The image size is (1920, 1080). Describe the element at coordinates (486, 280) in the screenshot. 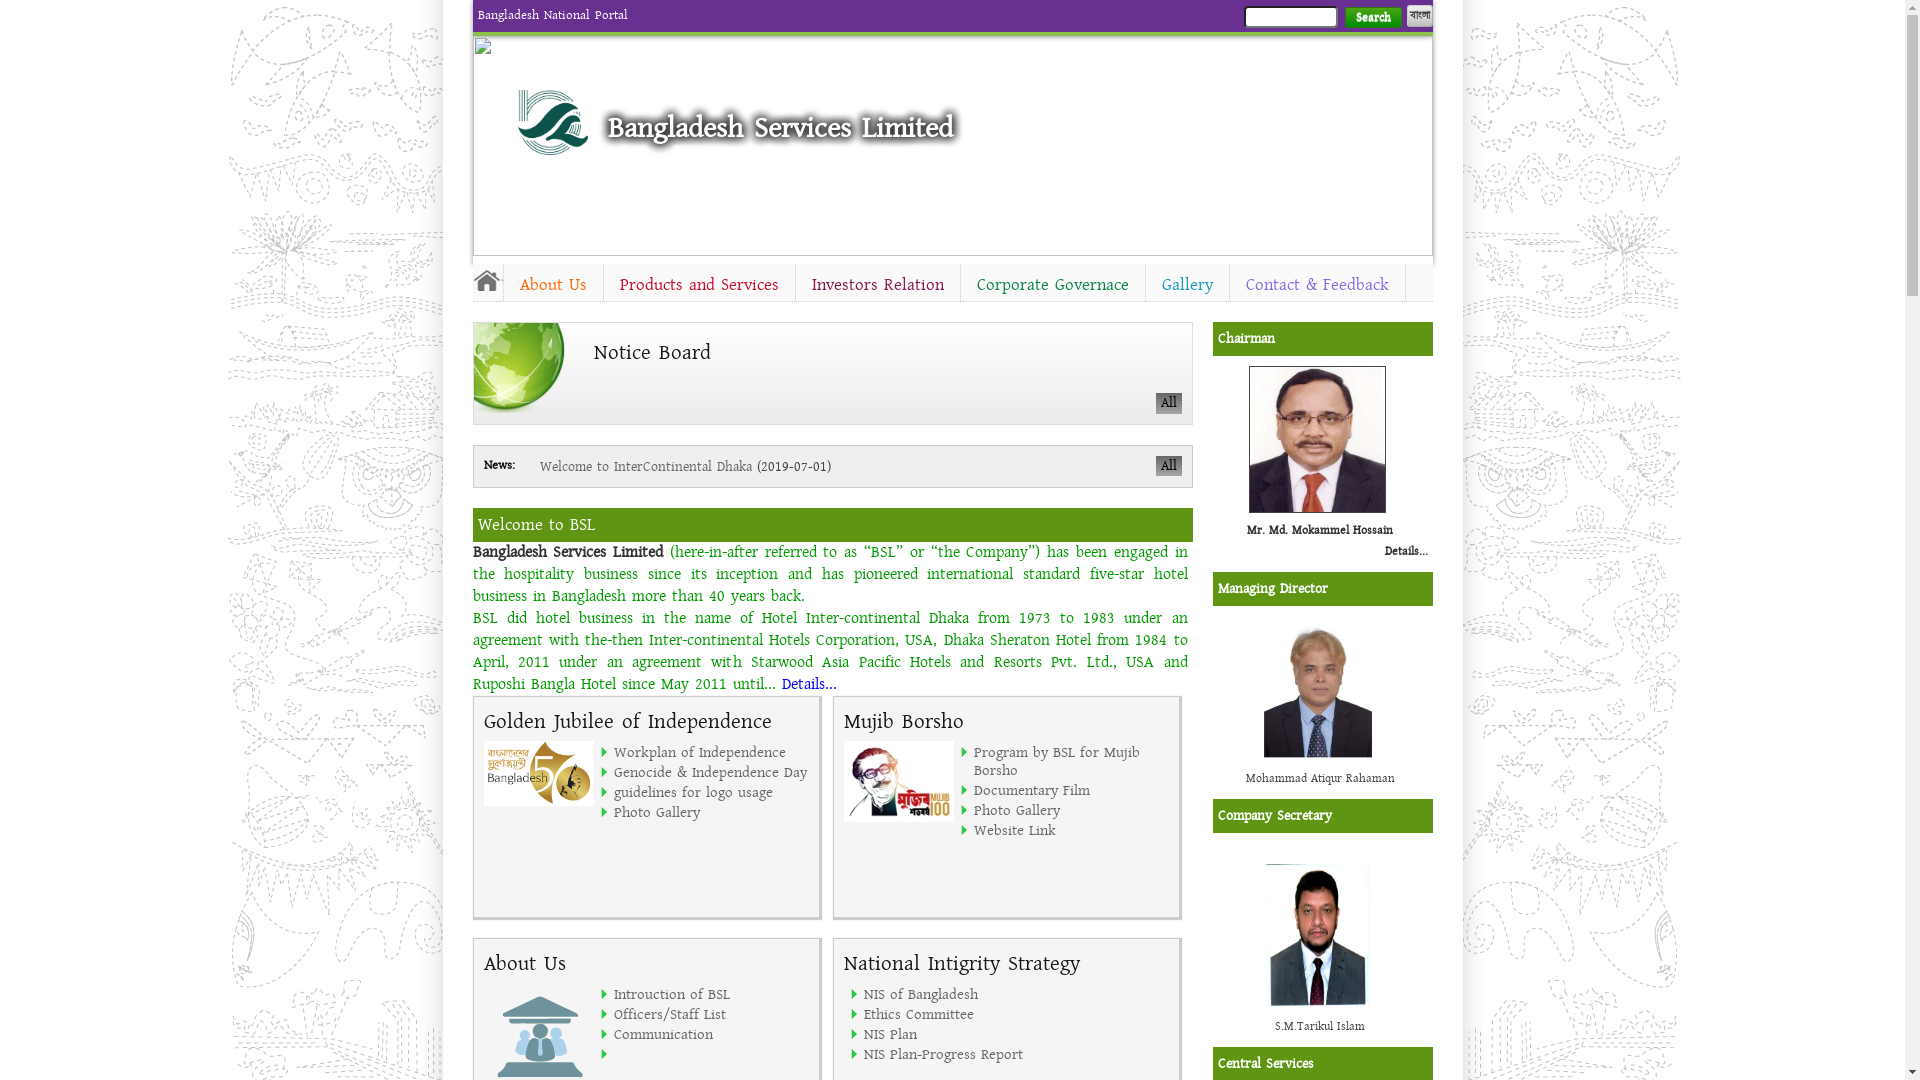

I see `'Home'` at that location.